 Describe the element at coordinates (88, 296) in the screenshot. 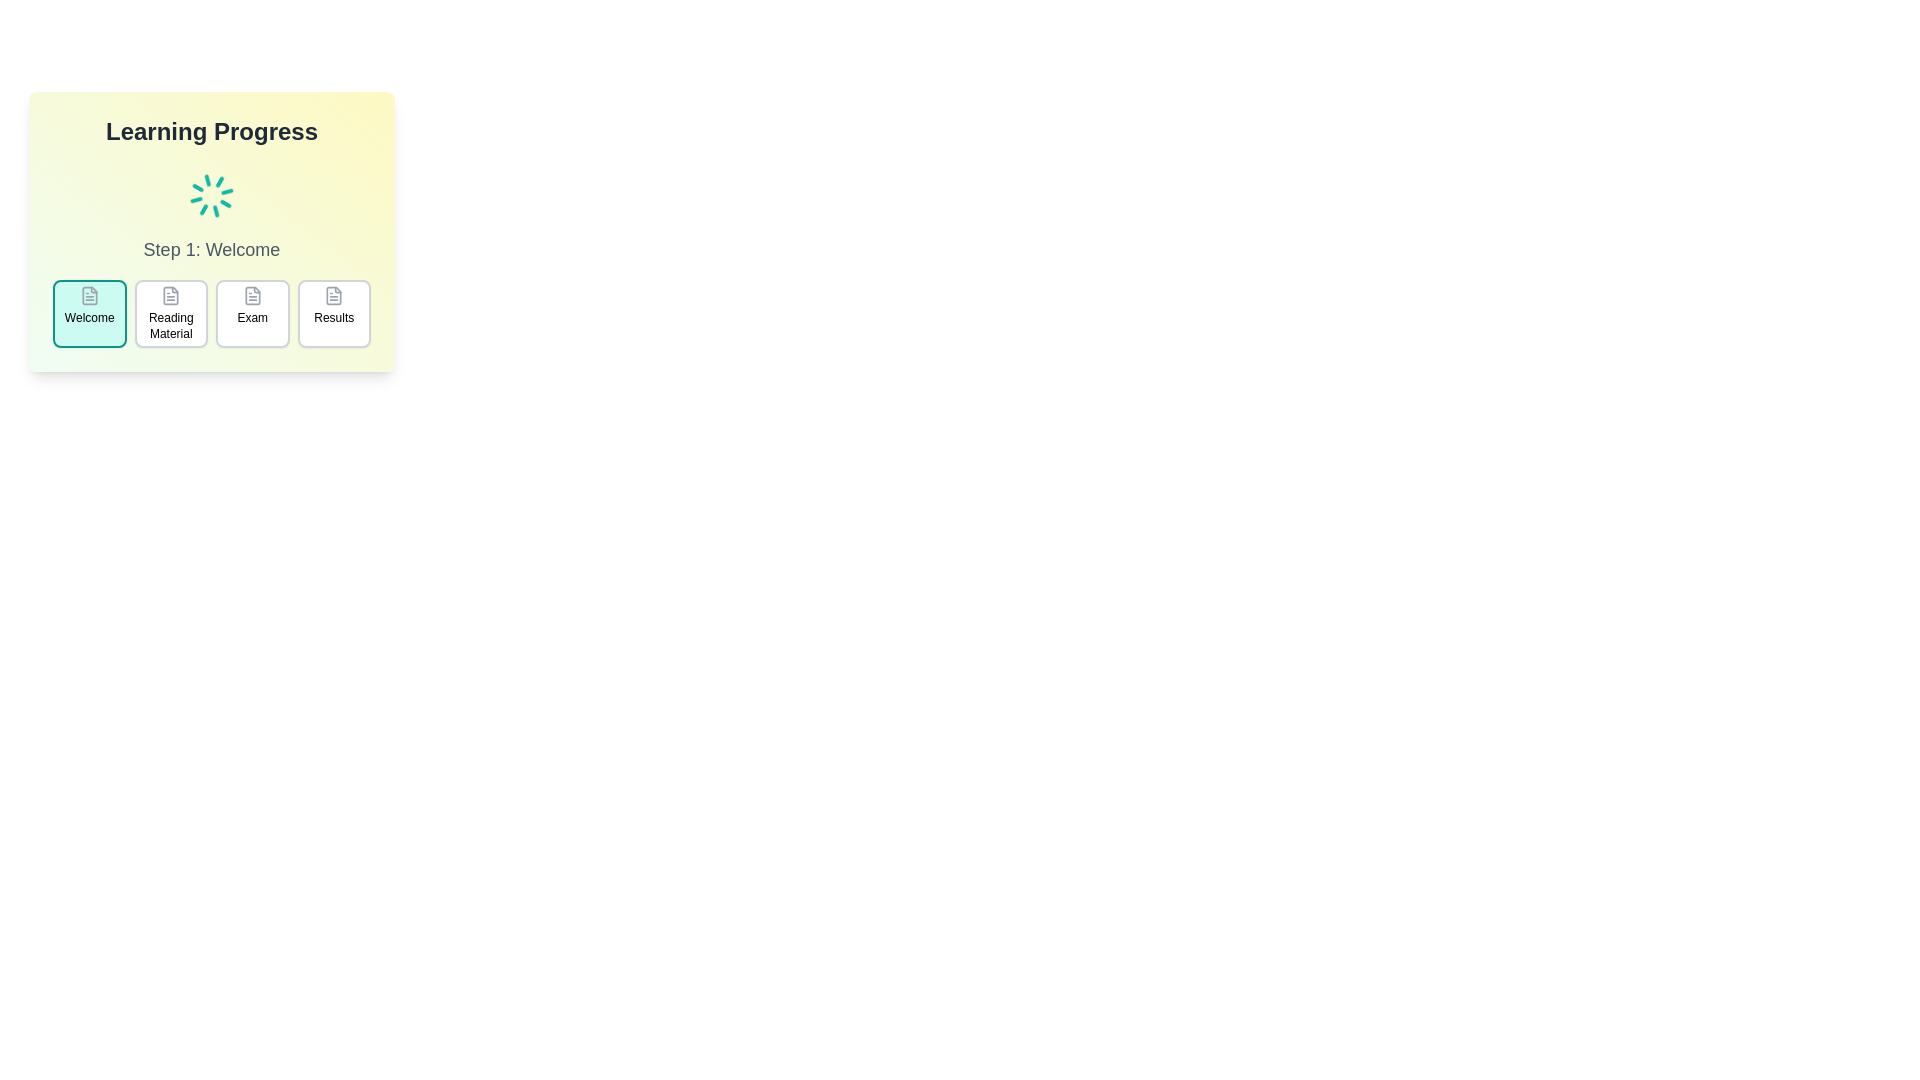

I see `the visual cue of the document icon located within the 'Welcome' button, which features a gray file-like design with a folded corner` at that location.